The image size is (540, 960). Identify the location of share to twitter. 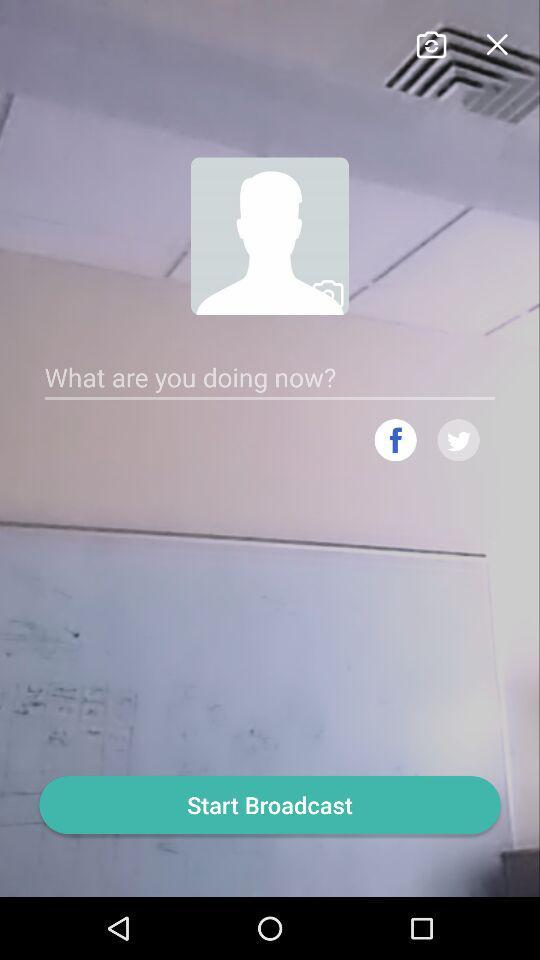
(458, 440).